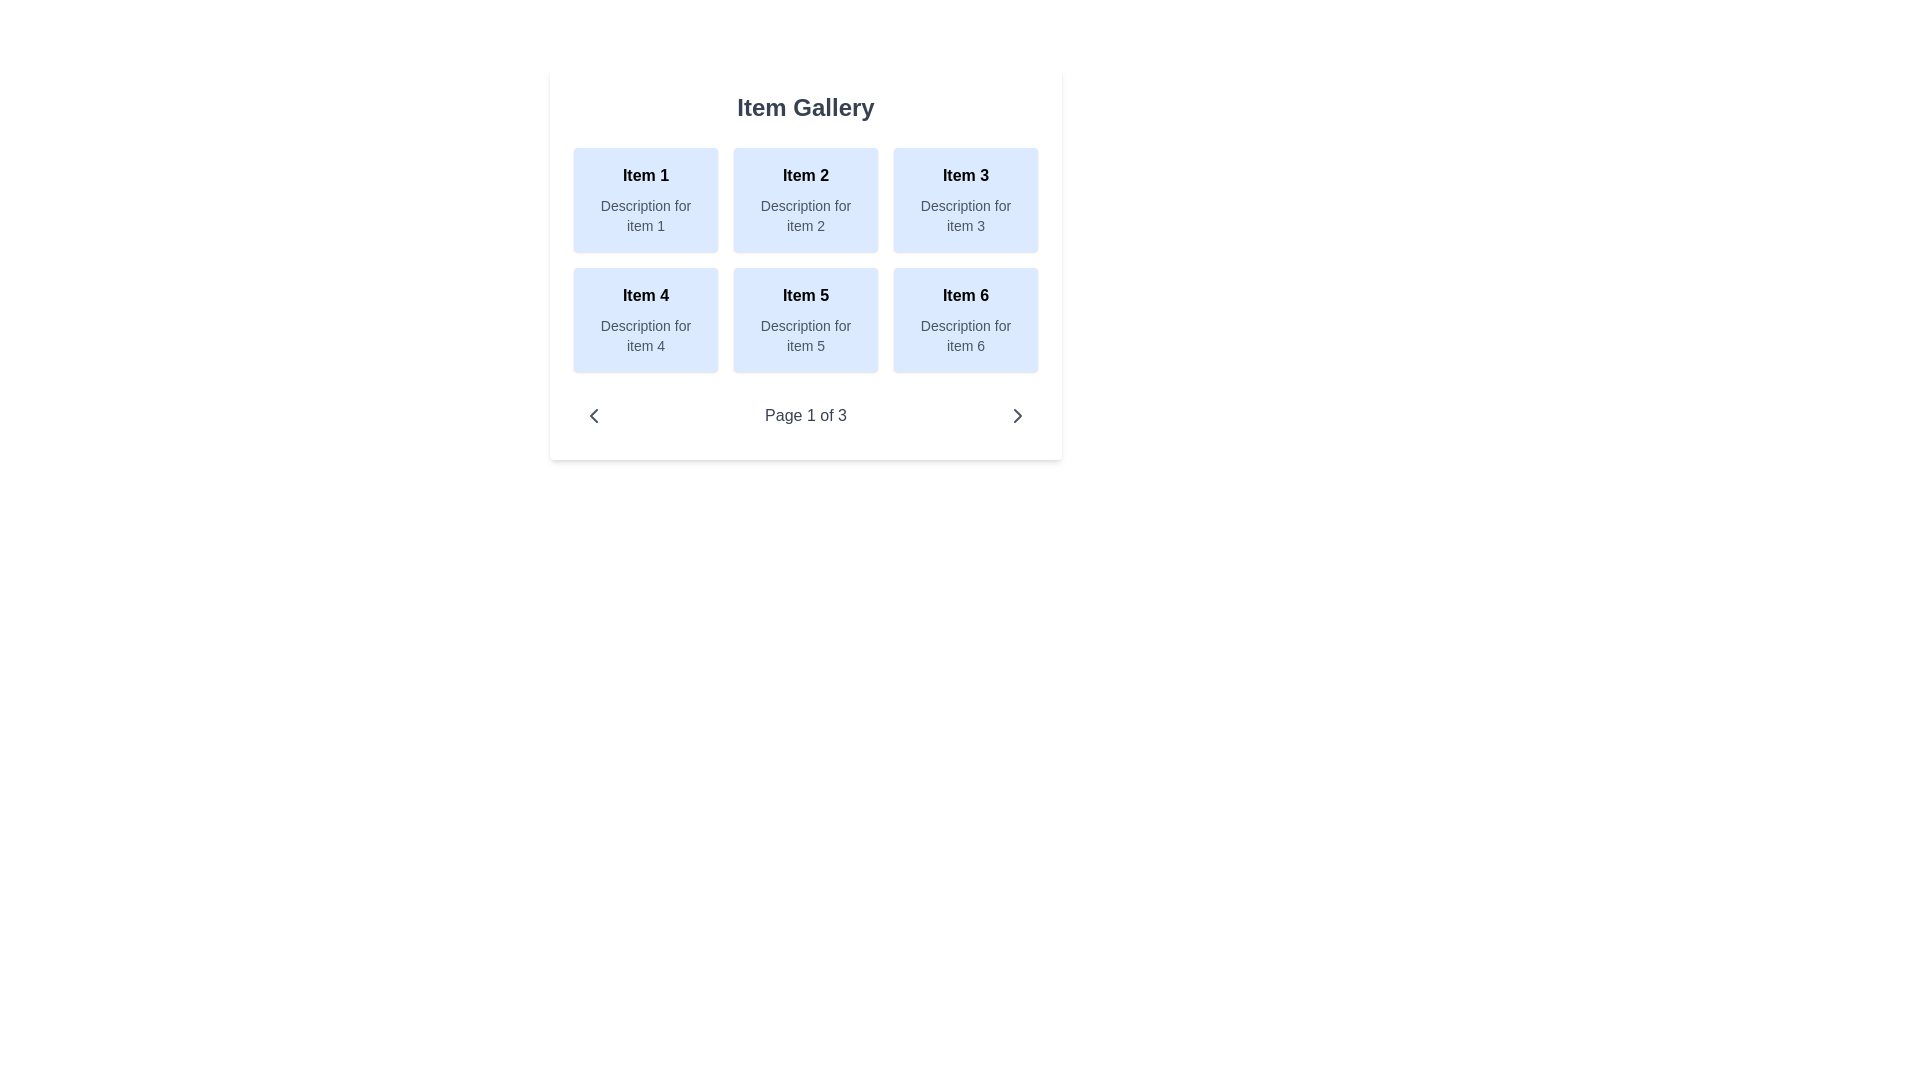 This screenshot has height=1080, width=1920. What do you see at coordinates (806, 200) in the screenshot?
I see `the Informational card displaying information about 'Item 2', located in the second position of the first row in the Item Gallery grid` at bounding box center [806, 200].